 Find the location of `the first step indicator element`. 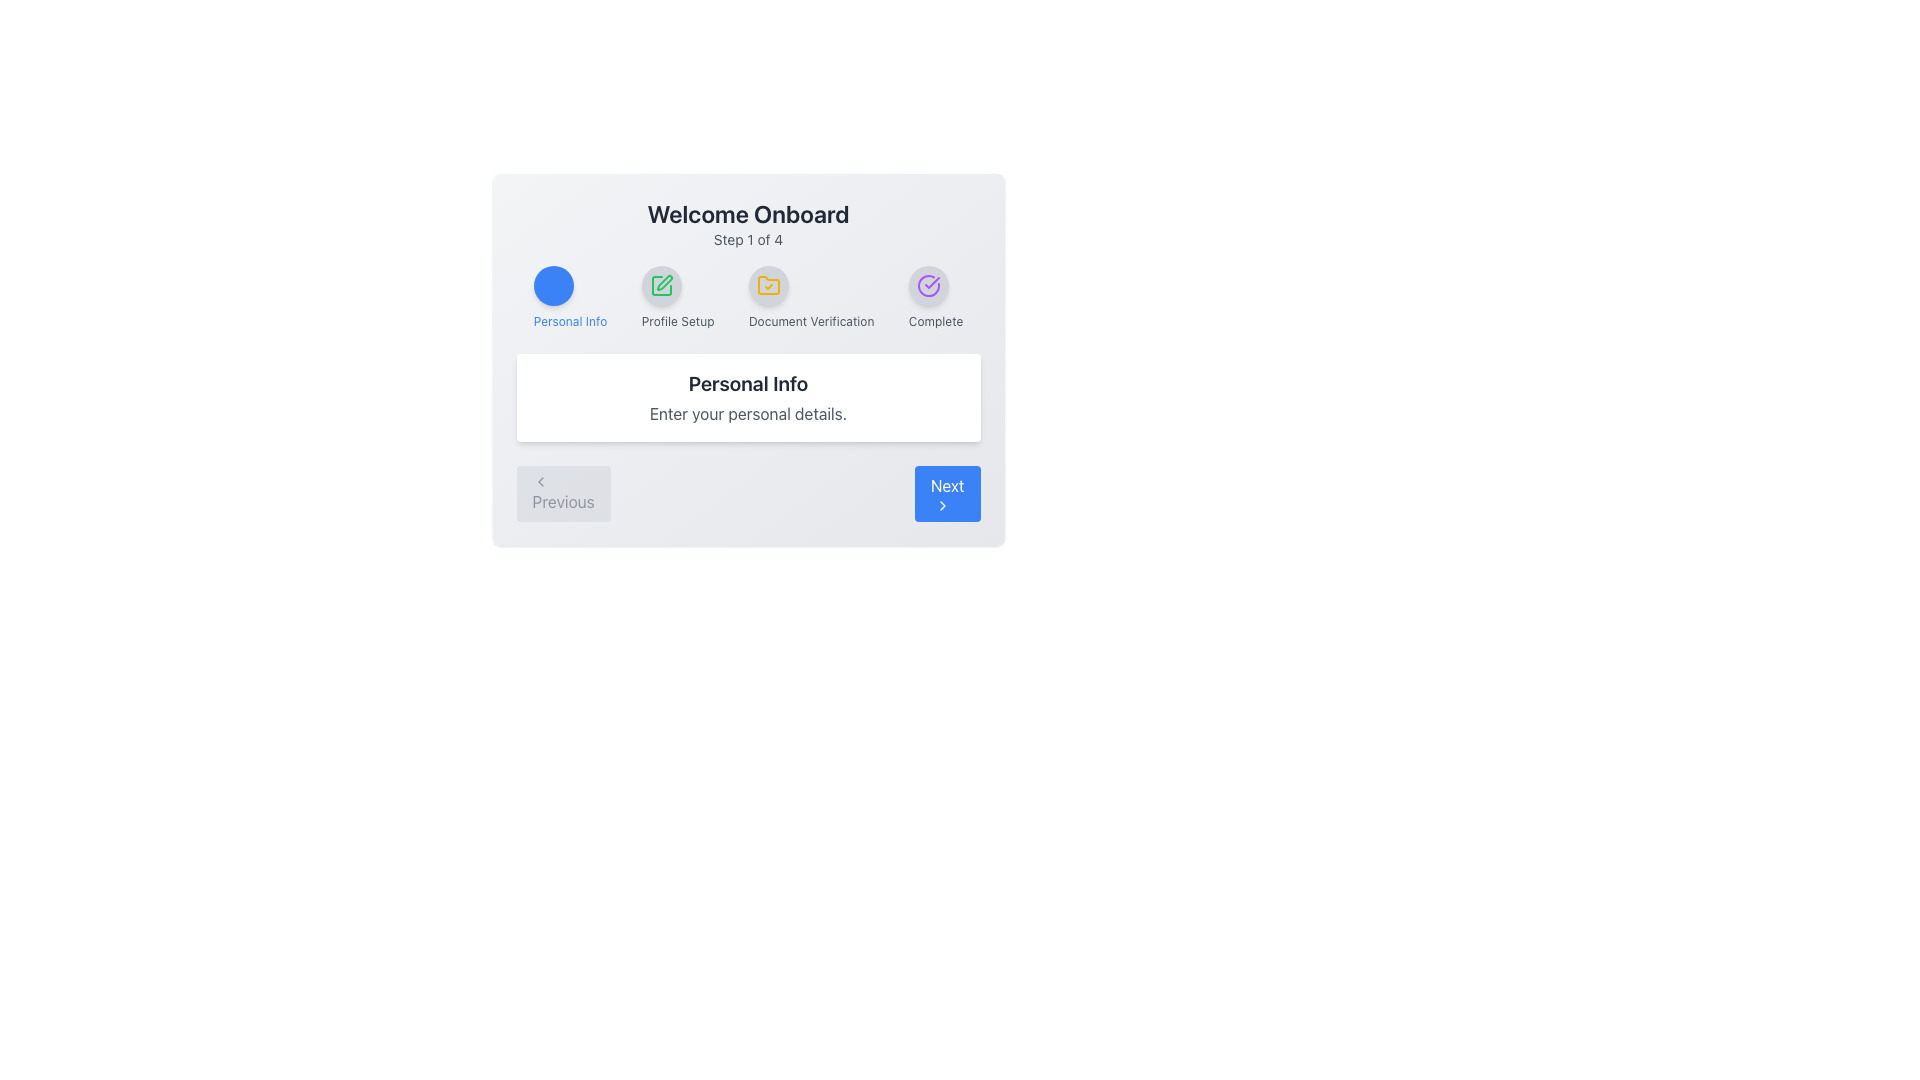

the first step indicator element is located at coordinates (569, 297).